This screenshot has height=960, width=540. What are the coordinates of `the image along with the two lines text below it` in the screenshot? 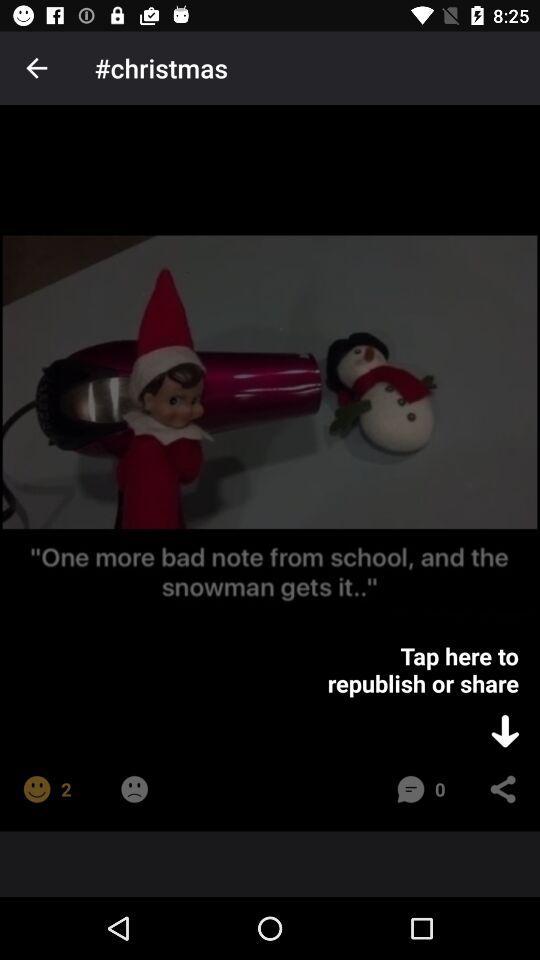 It's located at (270, 426).